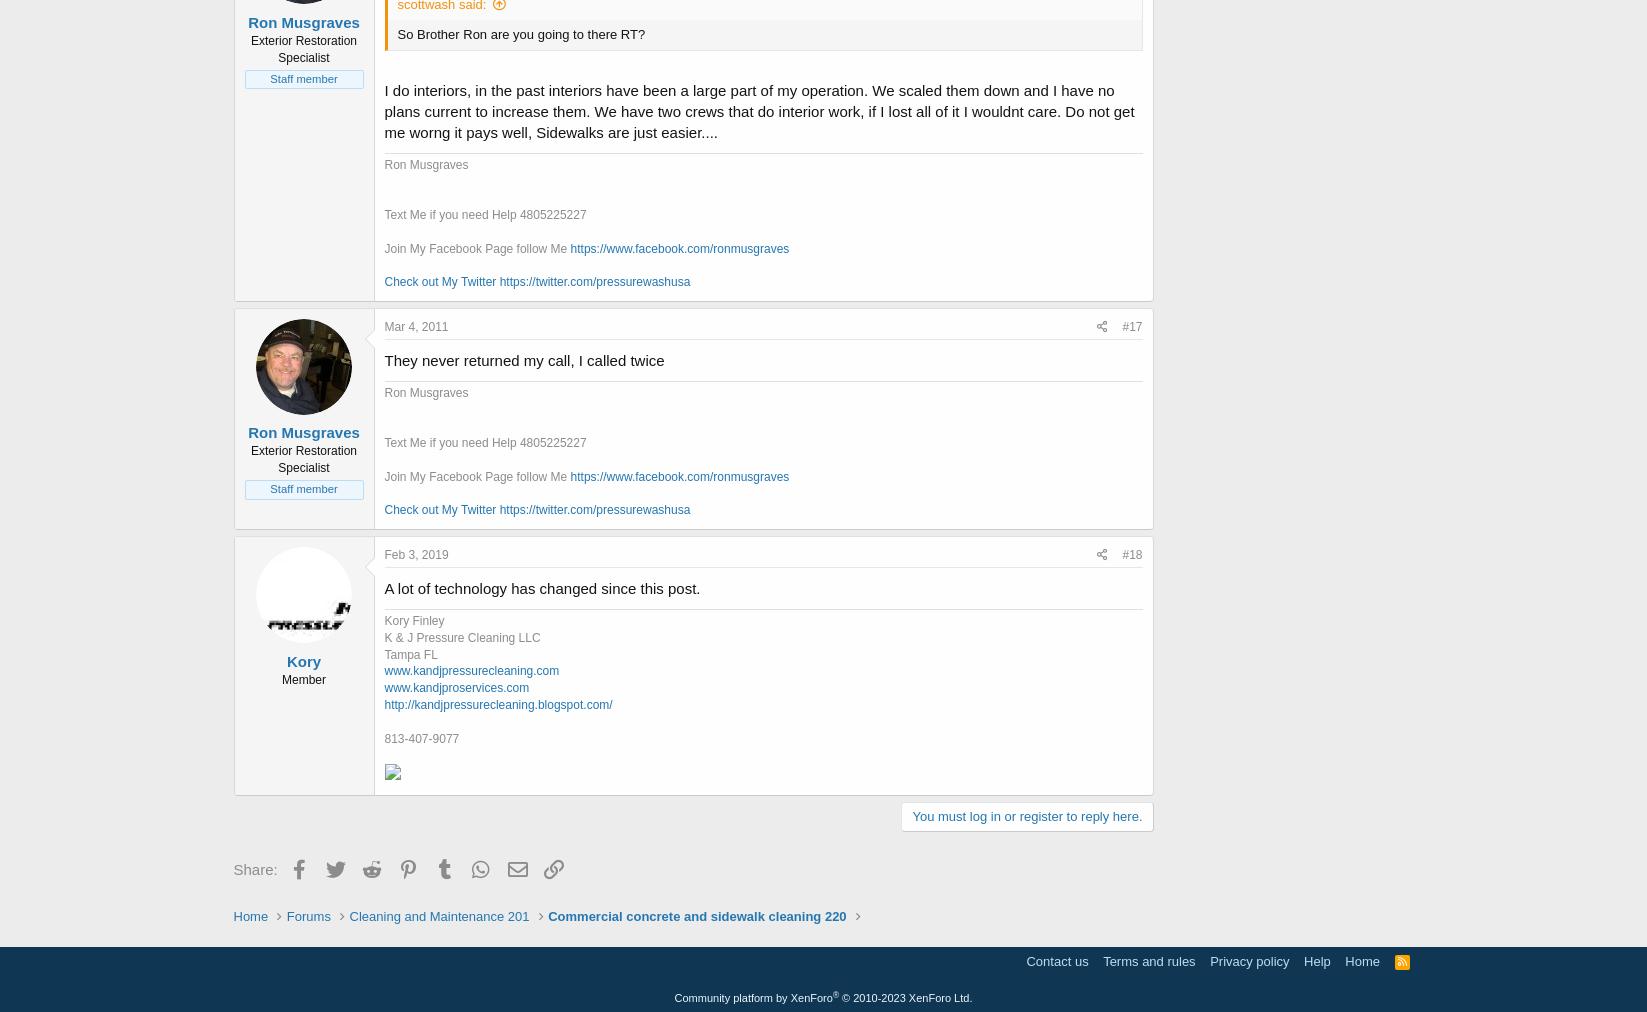  What do you see at coordinates (384, 358) in the screenshot?
I see `'They never returned my call, I called twice'` at bounding box center [384, 358].